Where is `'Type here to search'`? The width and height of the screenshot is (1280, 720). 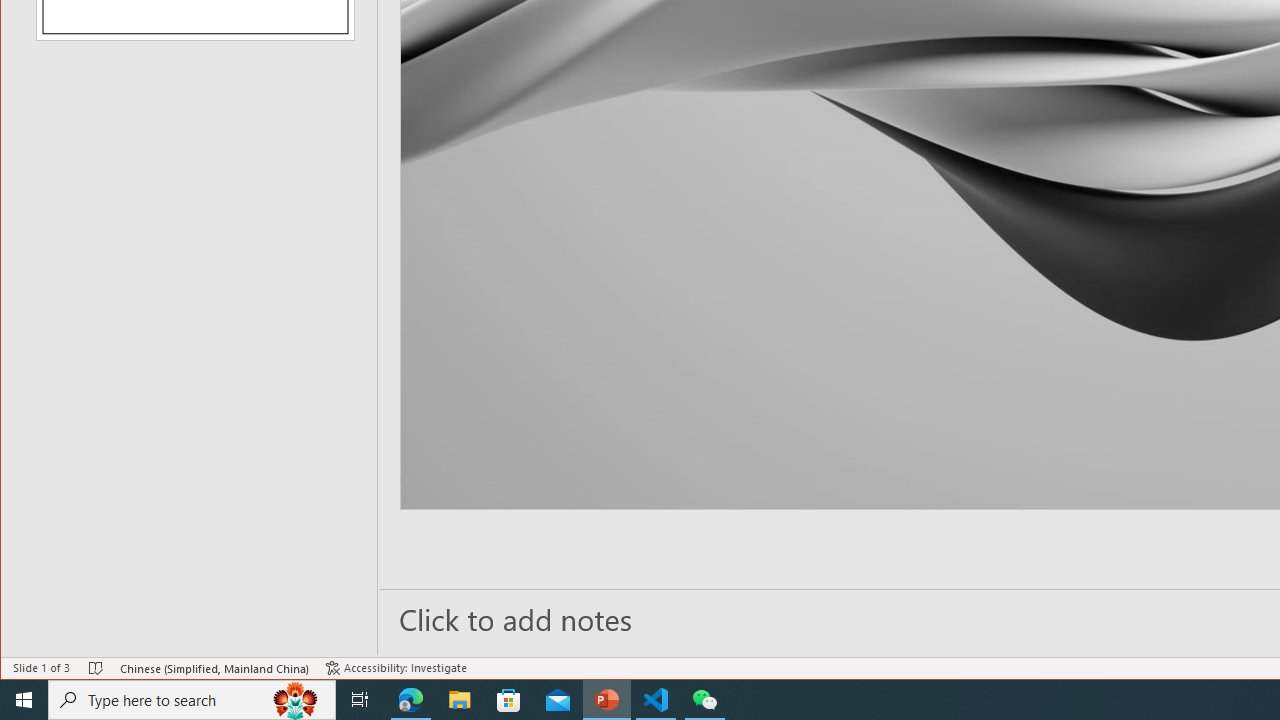
'Type here to search' is located at coordinates (192, 698).